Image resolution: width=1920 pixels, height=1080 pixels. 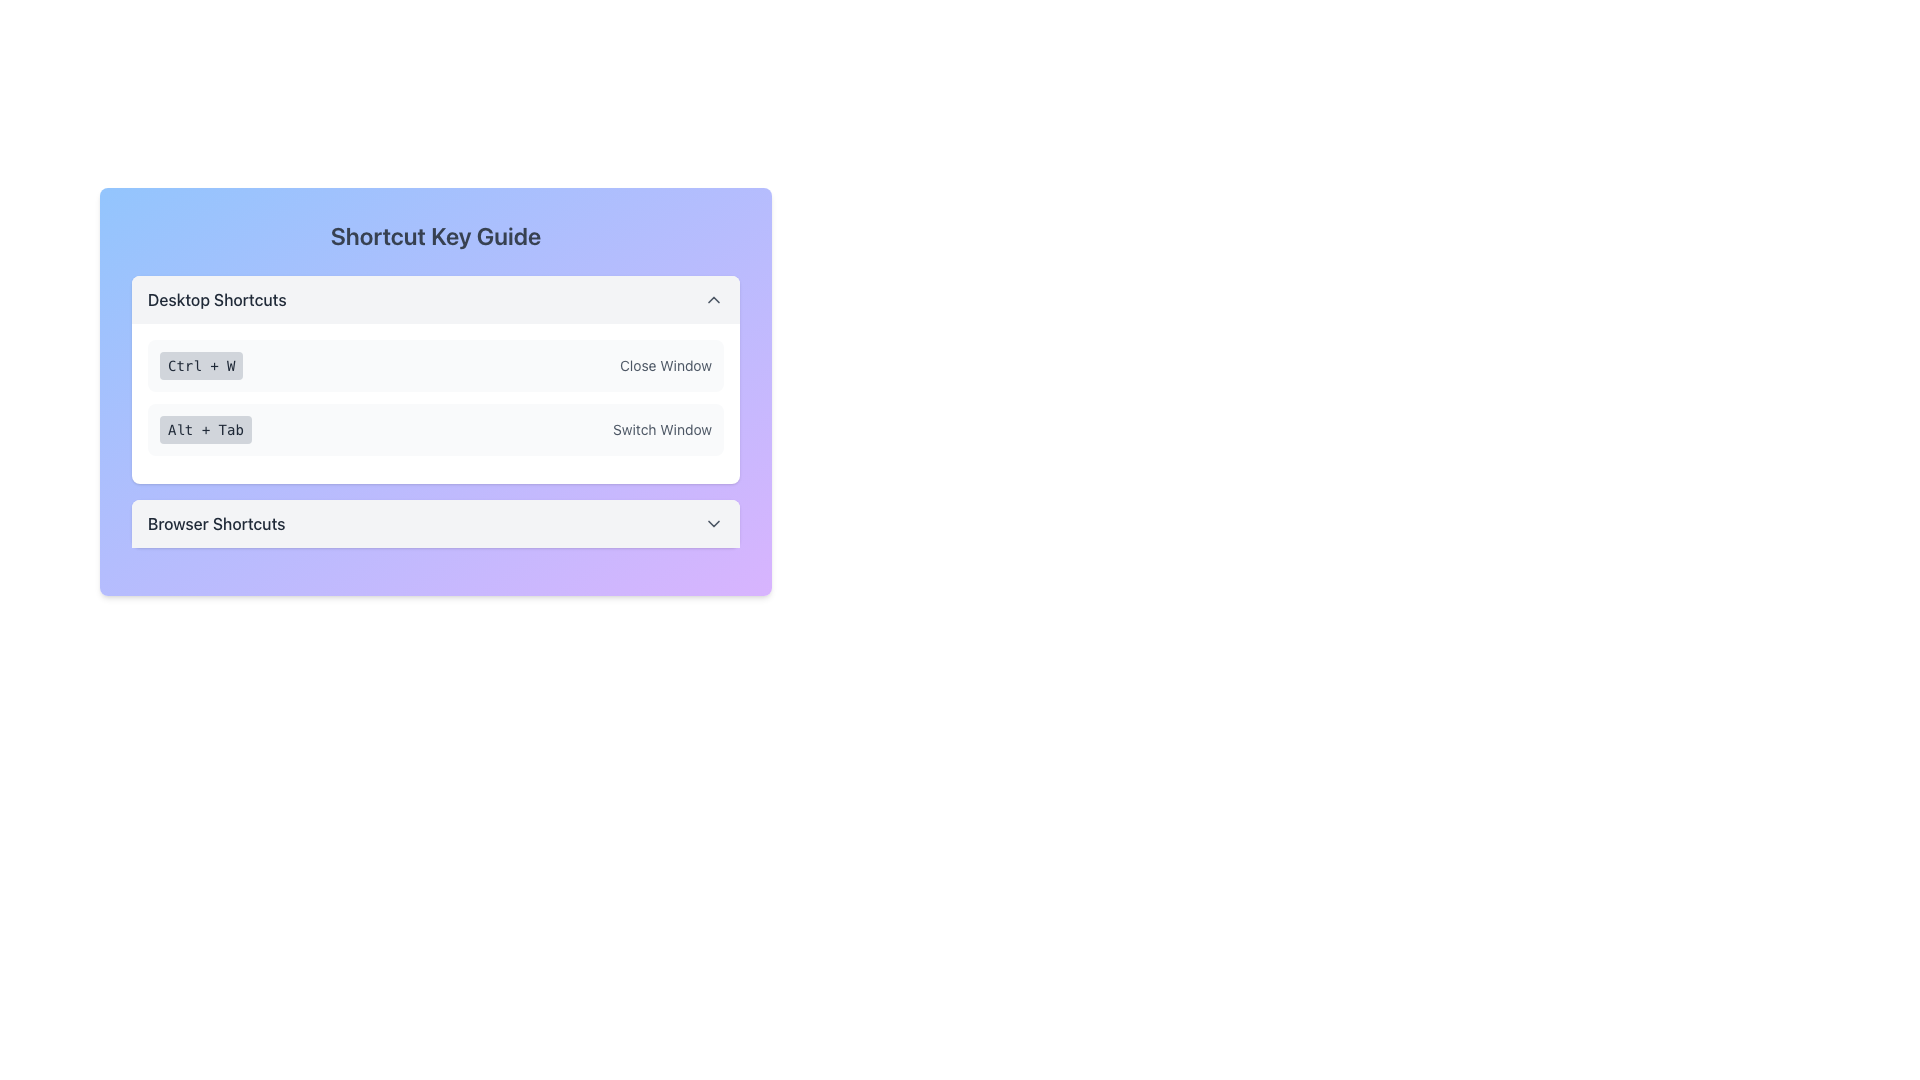 I want to click on the 'Desktop Shortcuts' informational card which lists shortcut key combinations for desktop use, located in the center of the 'Shortcut Key Guide' card, so click(x=435, y=380).